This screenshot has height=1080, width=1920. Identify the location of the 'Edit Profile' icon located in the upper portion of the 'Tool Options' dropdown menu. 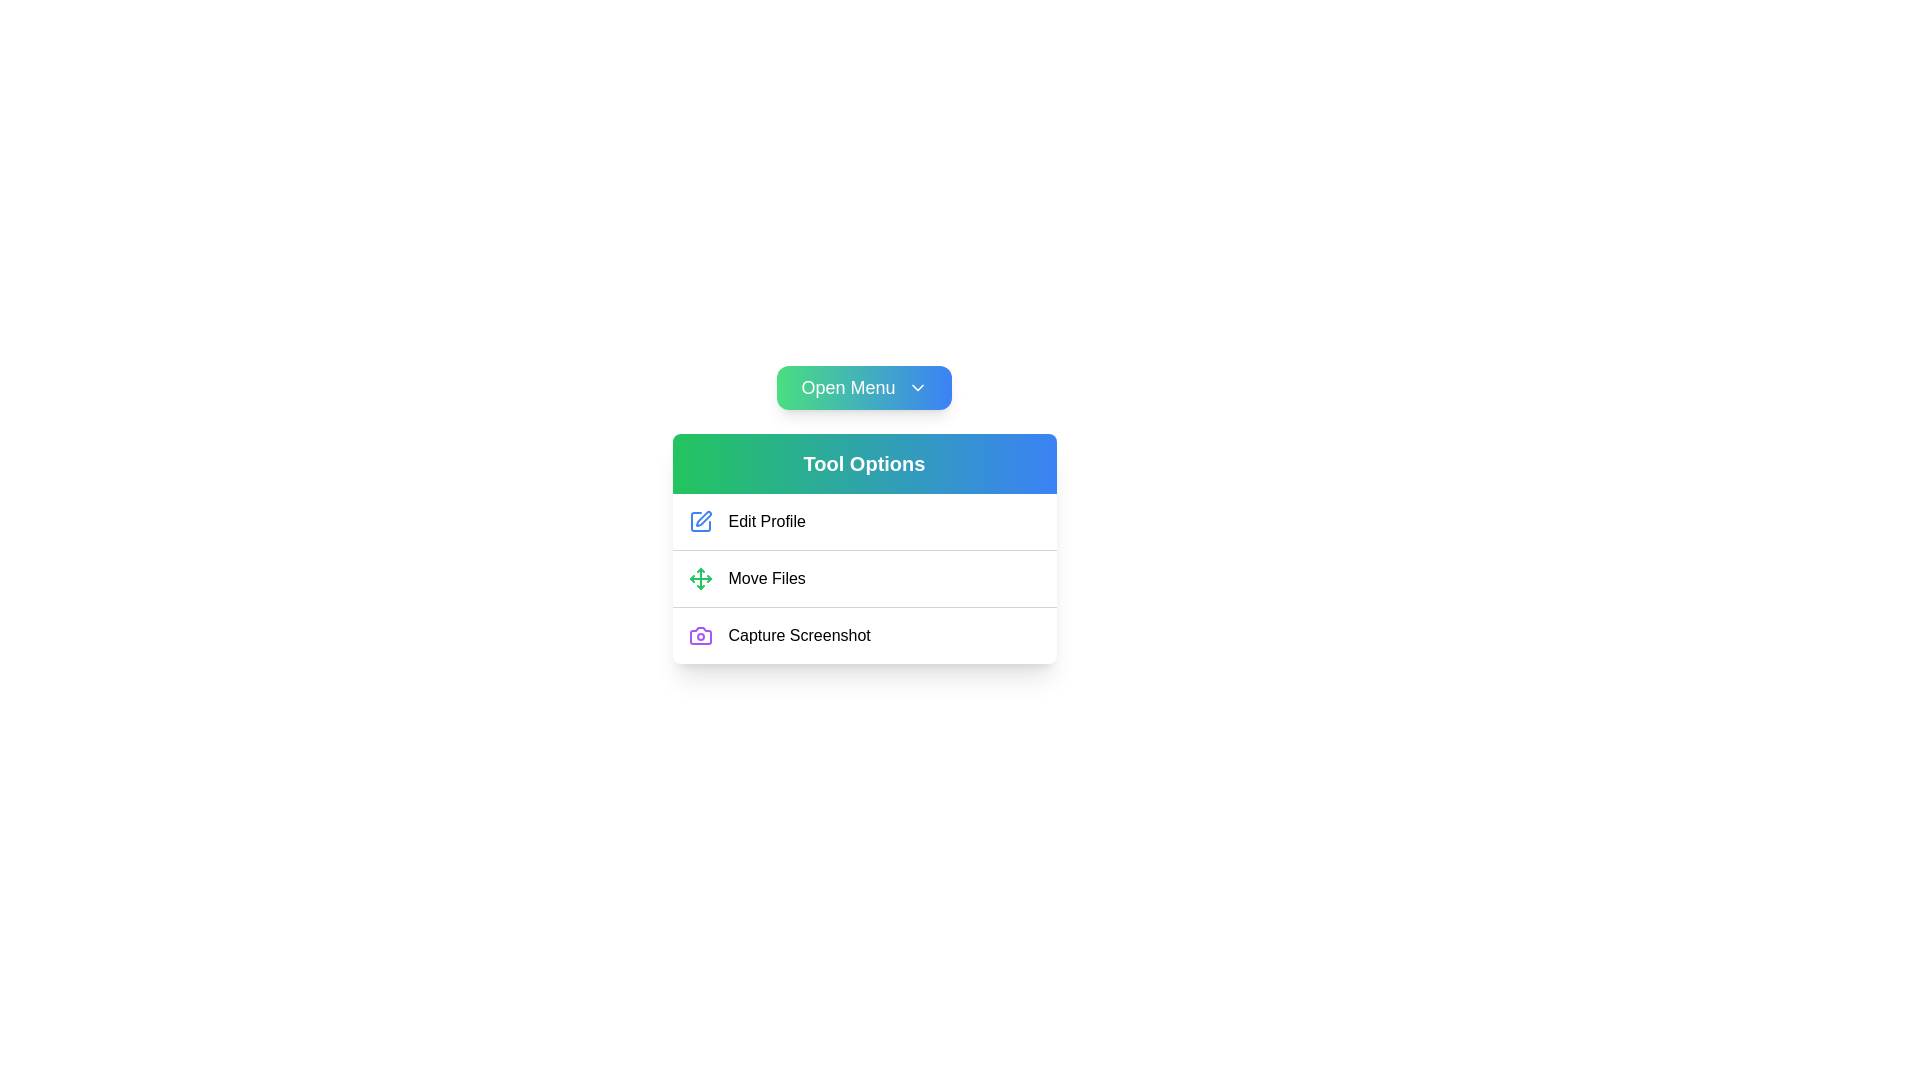
(703, 518).